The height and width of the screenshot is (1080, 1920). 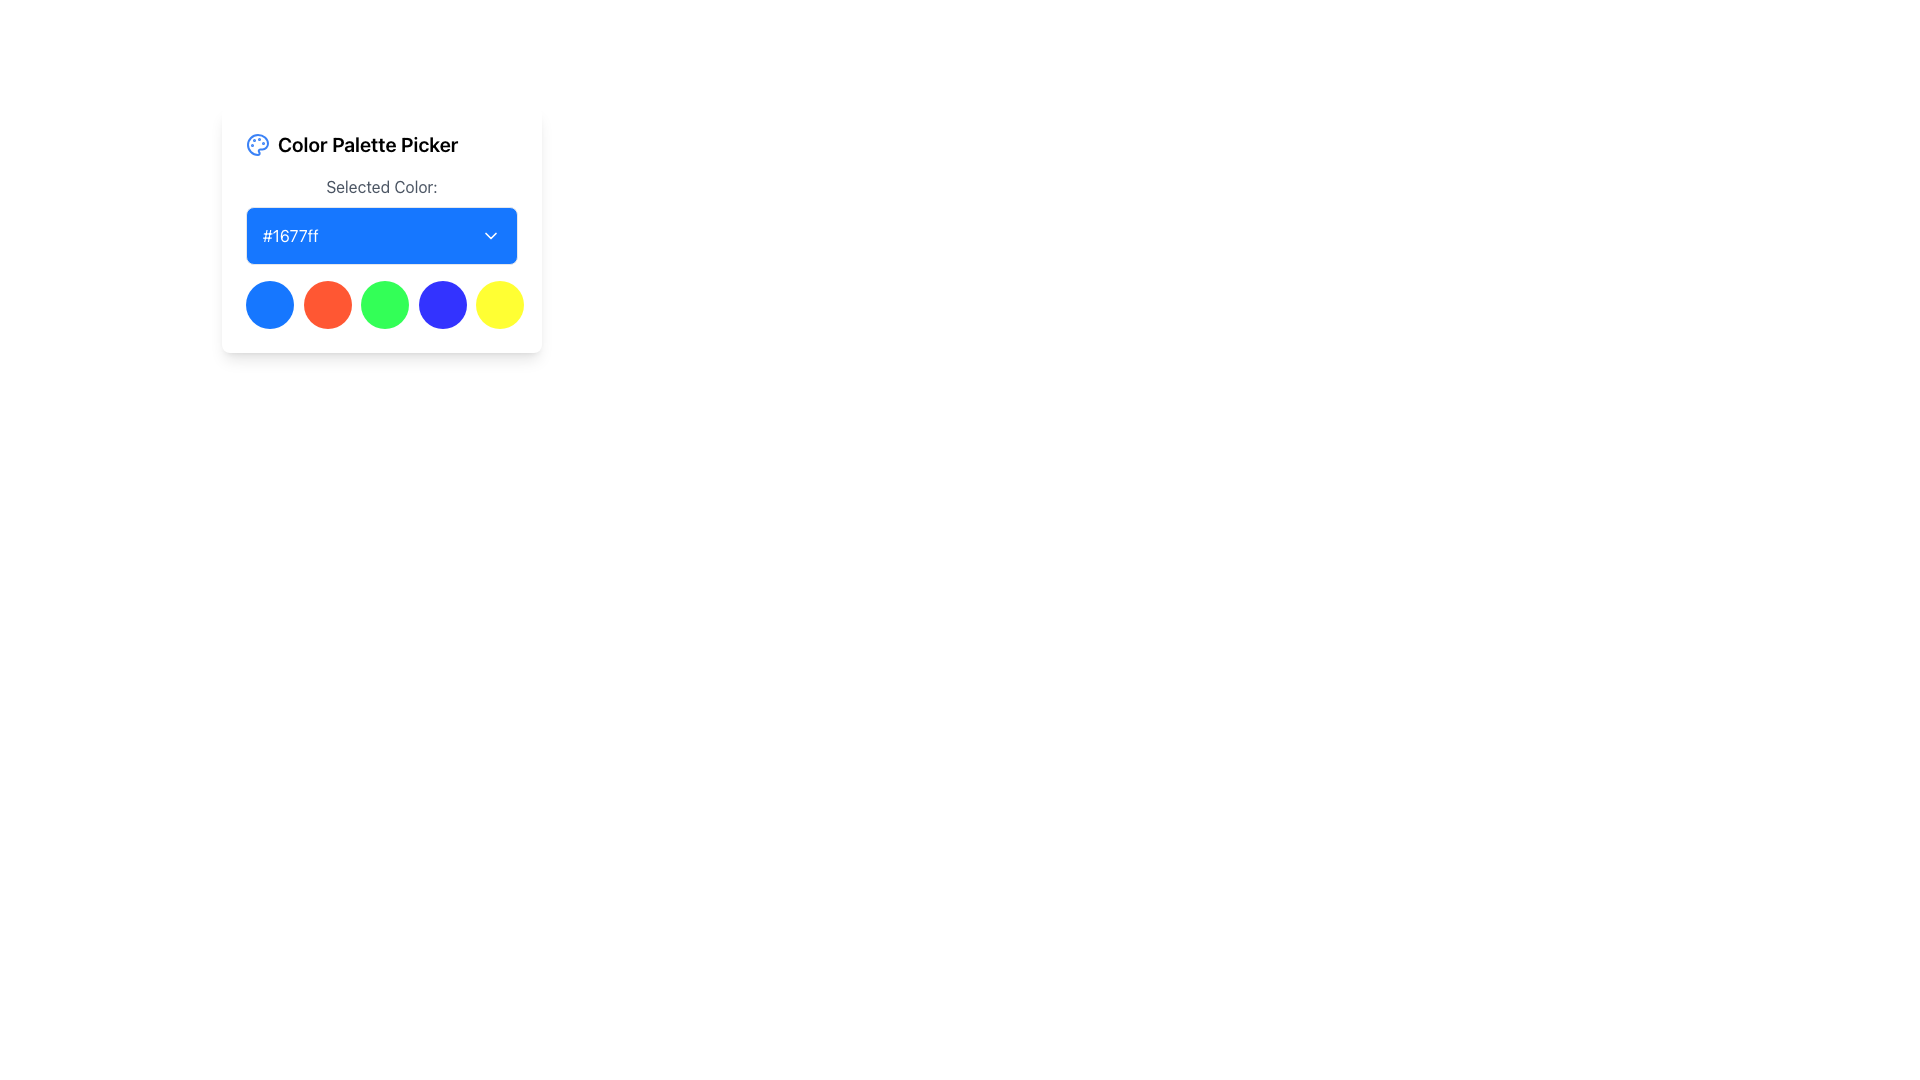 I want to click on the Static Icon located to the left of the 'Color Palette Picker' label, which serves as a branding element for the feature, so click(x=257, y=144).